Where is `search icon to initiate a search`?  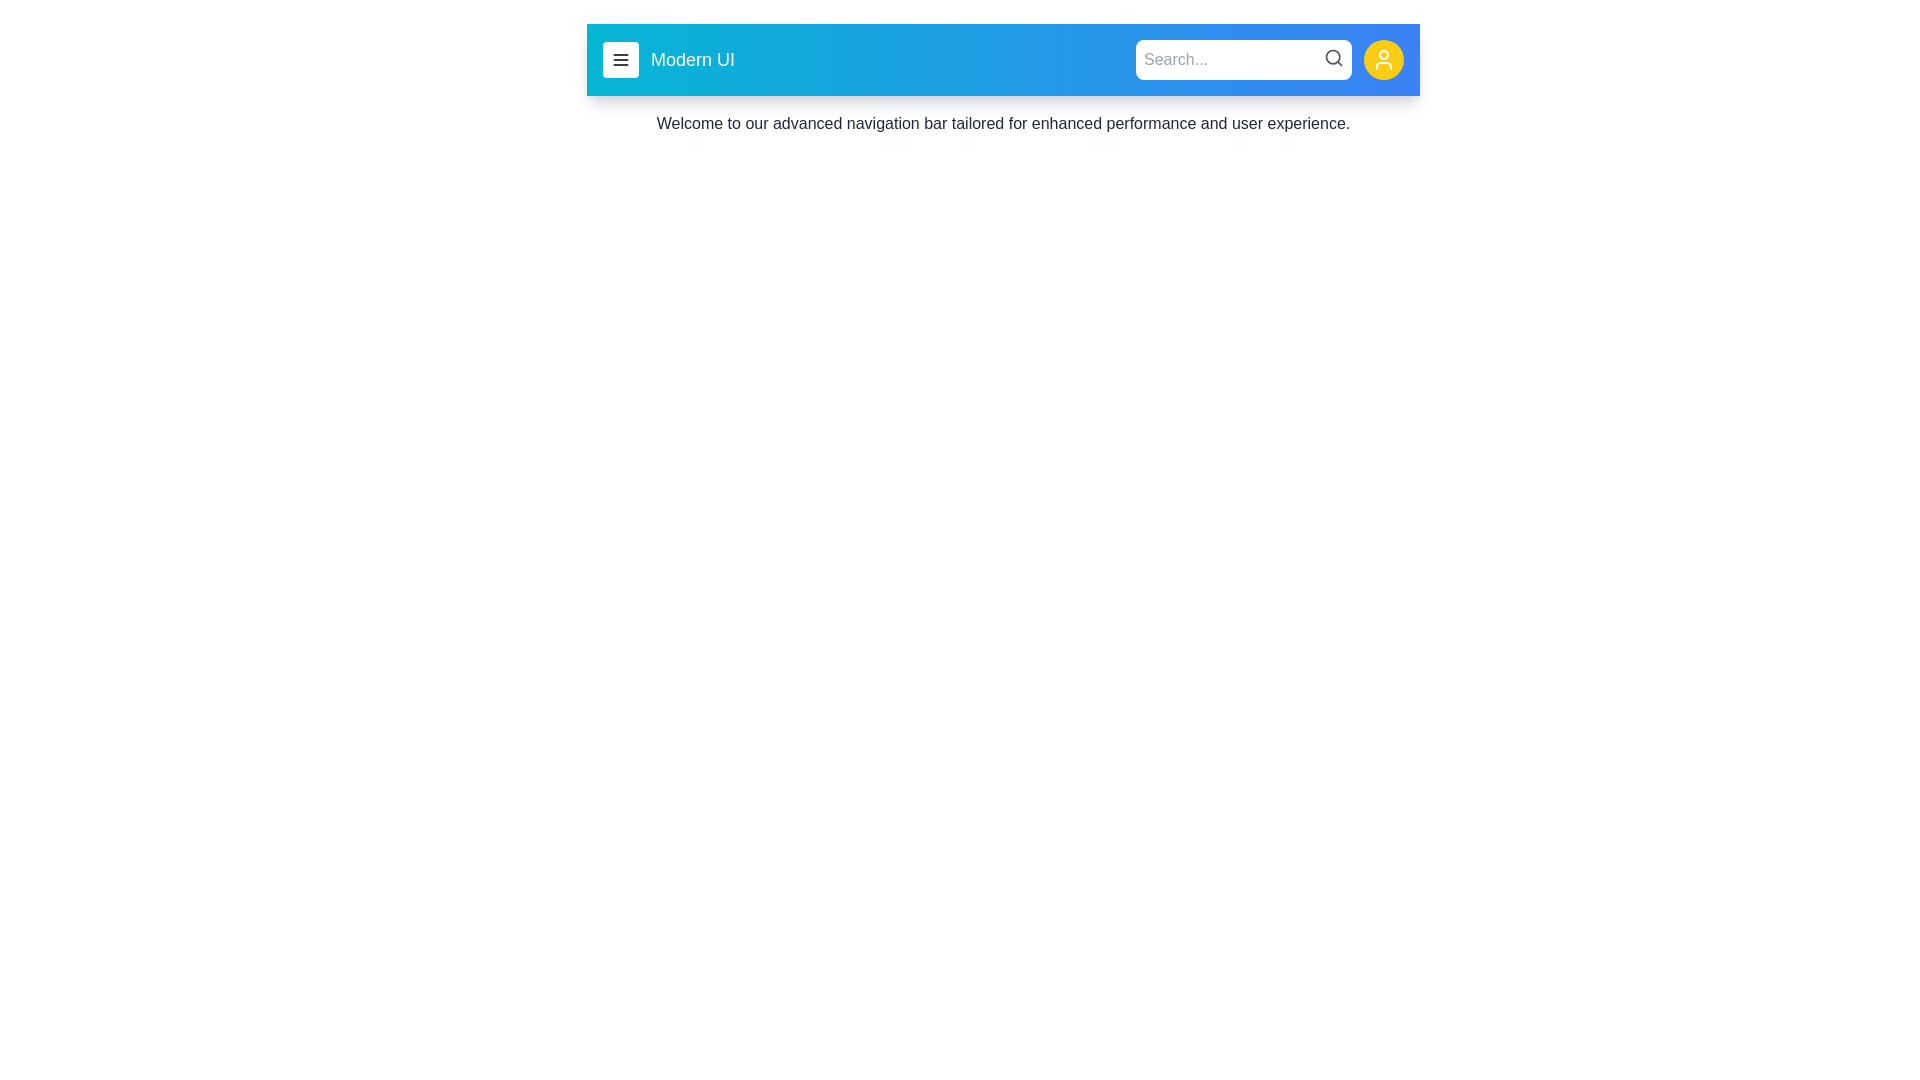
search icon to initiate a search is located at coordinates (1334, 56).